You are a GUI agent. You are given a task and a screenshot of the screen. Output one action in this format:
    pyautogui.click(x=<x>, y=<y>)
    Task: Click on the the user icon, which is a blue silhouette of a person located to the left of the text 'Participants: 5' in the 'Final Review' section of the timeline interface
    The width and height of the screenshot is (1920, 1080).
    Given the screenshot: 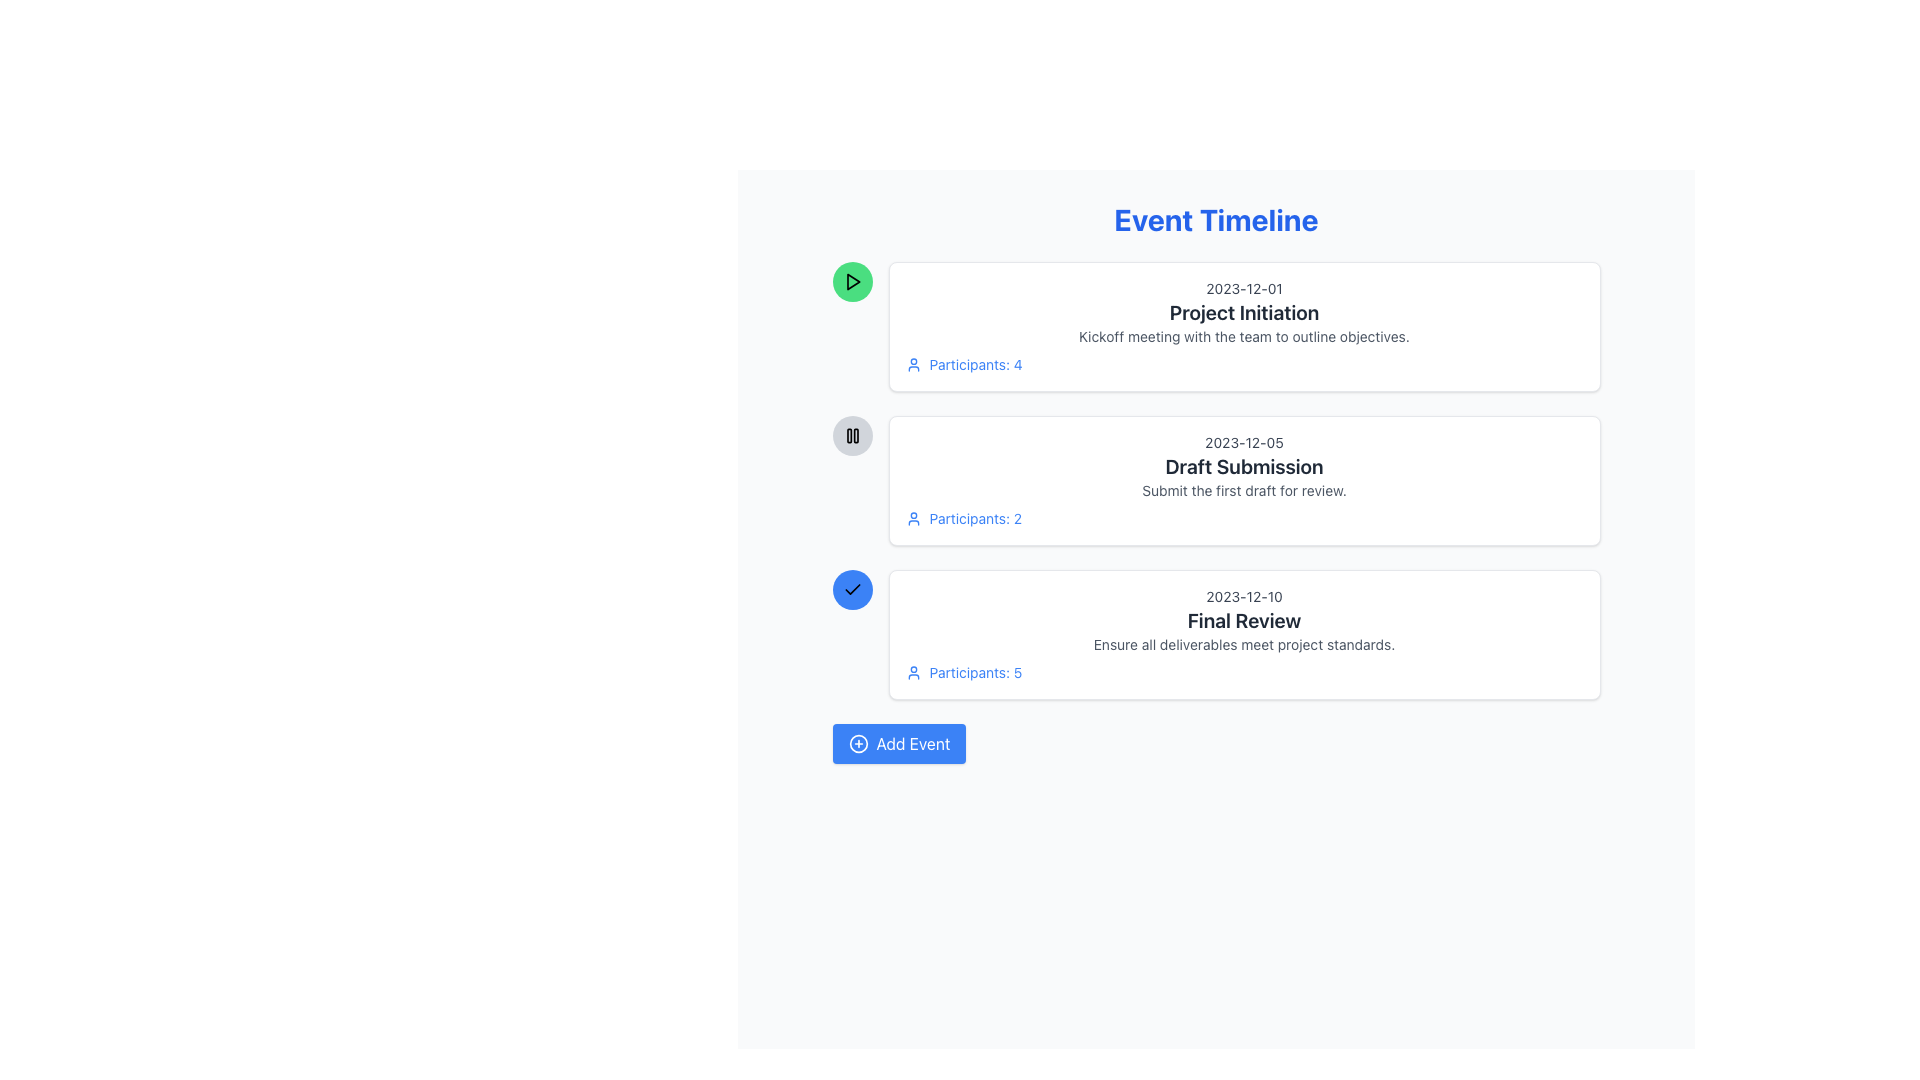 What is the action you would take?
    pyautogui.click(x=912, y=672)
    